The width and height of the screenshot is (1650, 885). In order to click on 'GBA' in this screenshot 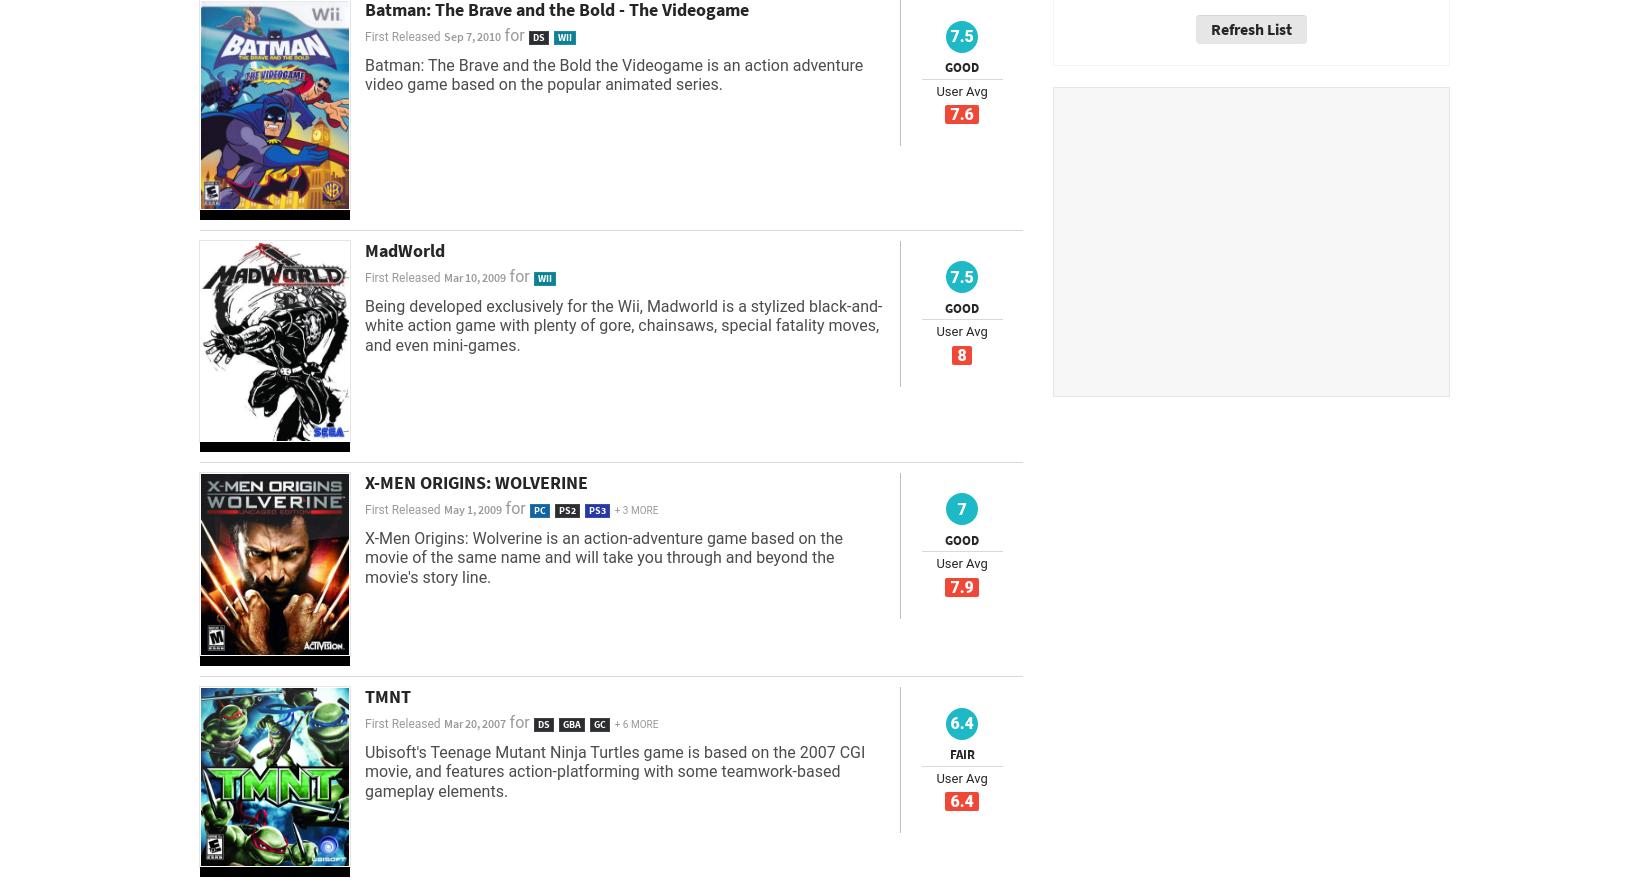, I will do `click(570, 722)`.